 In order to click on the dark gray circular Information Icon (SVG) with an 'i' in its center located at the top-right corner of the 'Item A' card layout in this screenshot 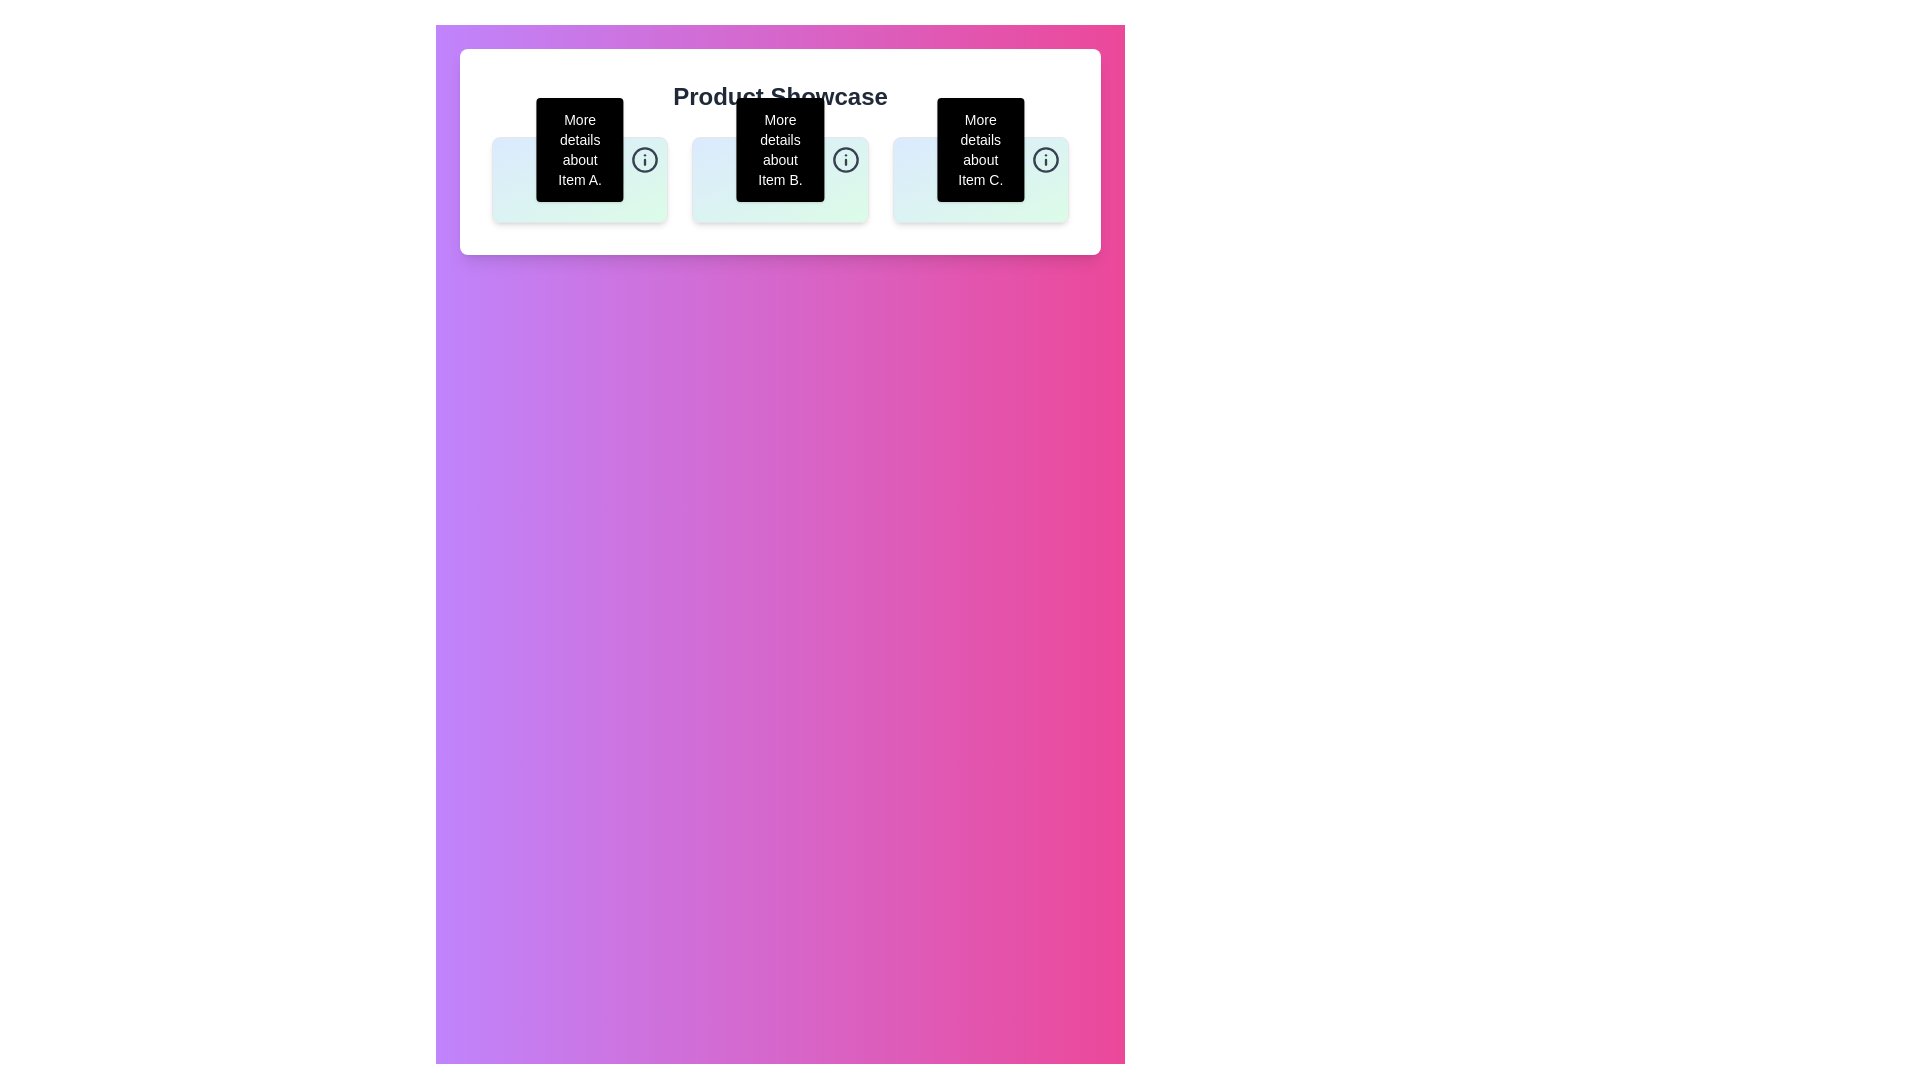, I will do `click(645, 158)`.